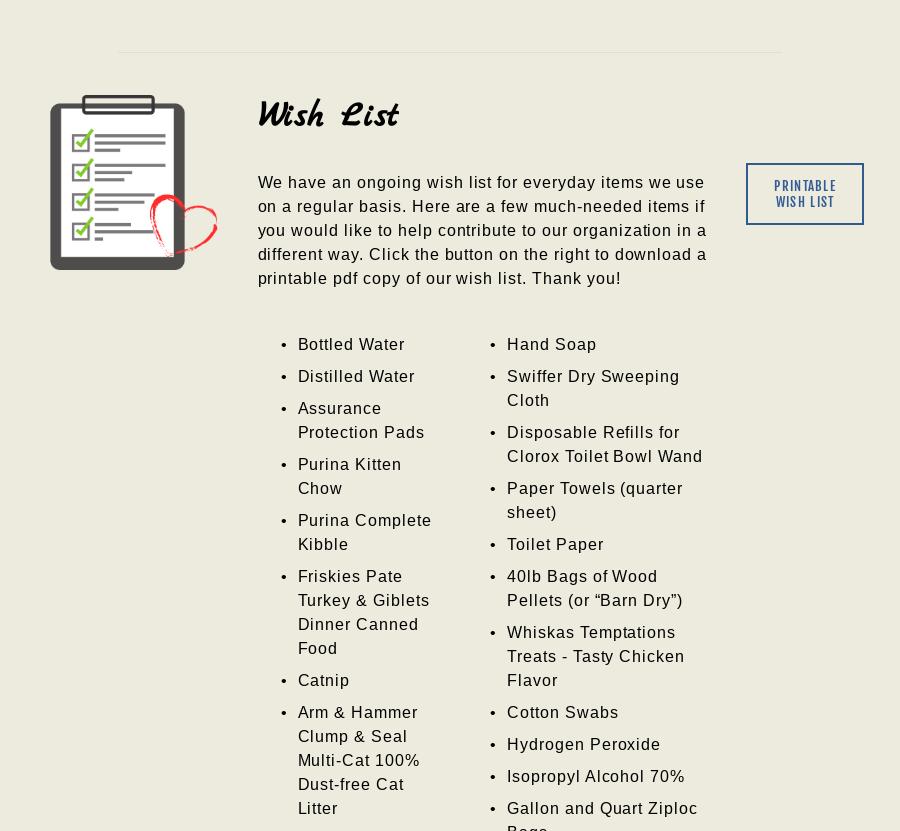 The image size is (900, 831). I want to click on 'Toilet Paper', so click(553, 543).